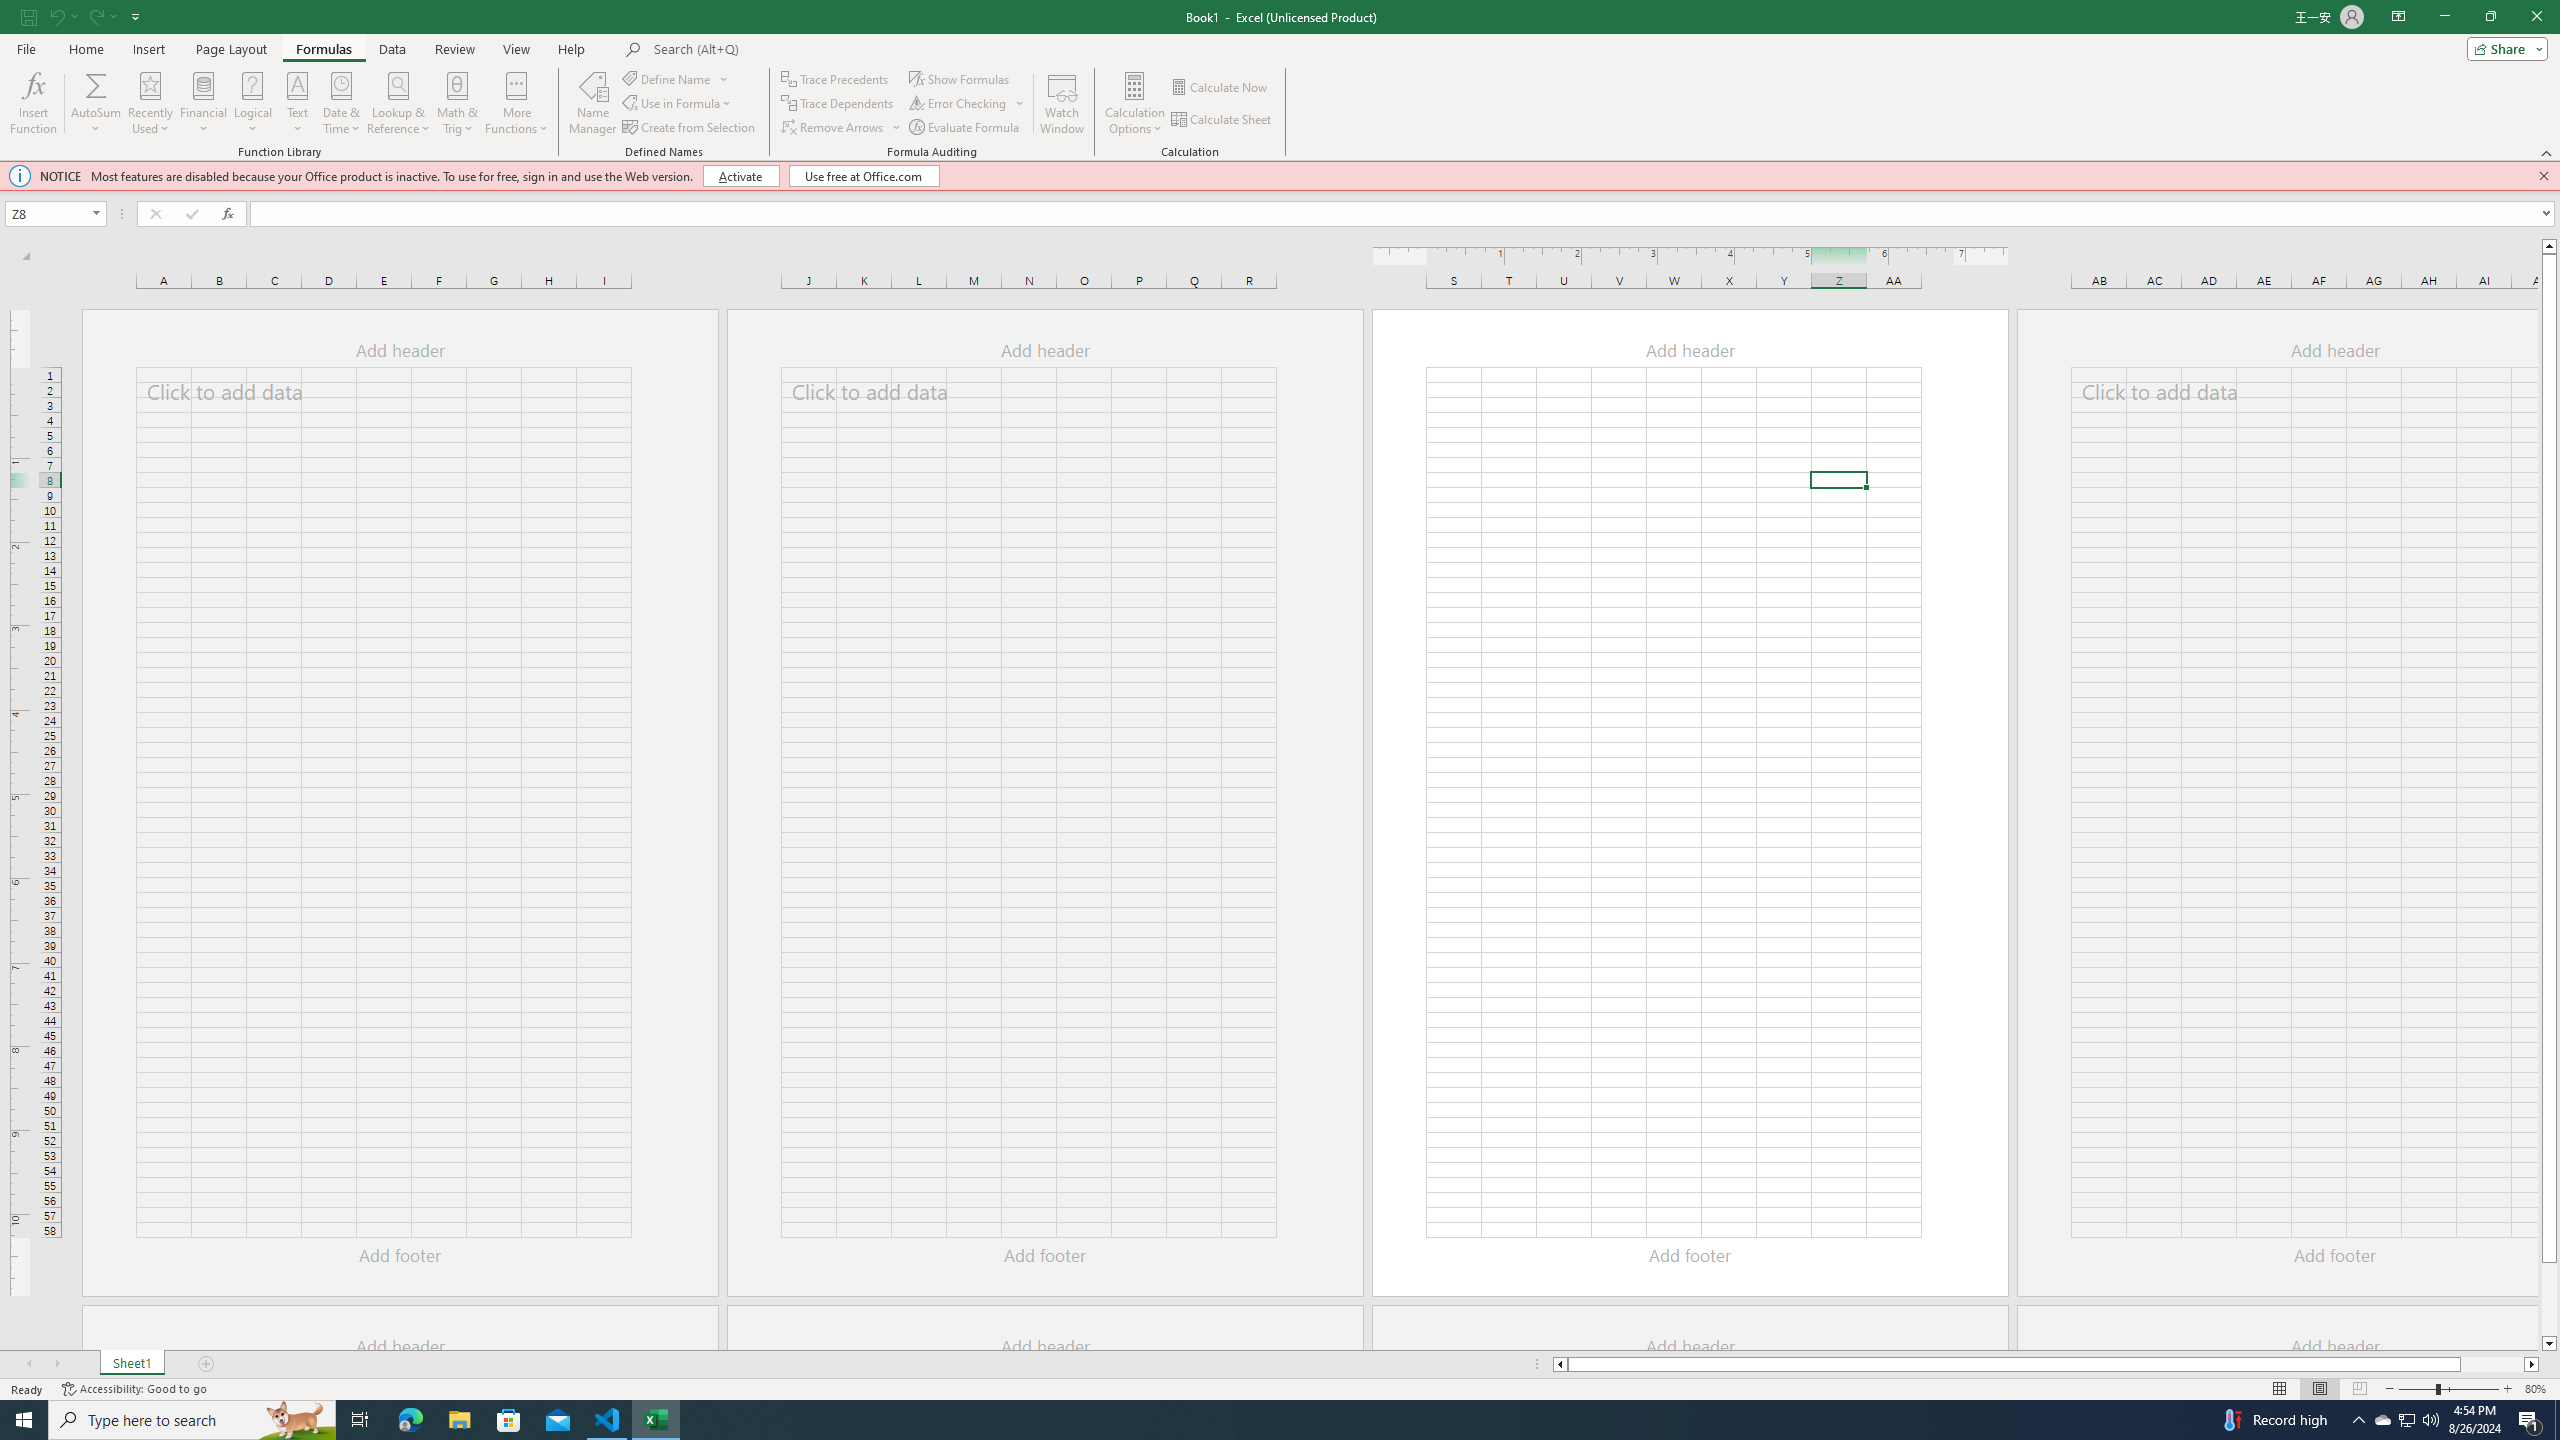 Image resolution: width=2560 pixels, height=1440 pixels. Describe the element at coordinates (32, 103) in the screenshot. I see `'Insert Function...'` at that location.